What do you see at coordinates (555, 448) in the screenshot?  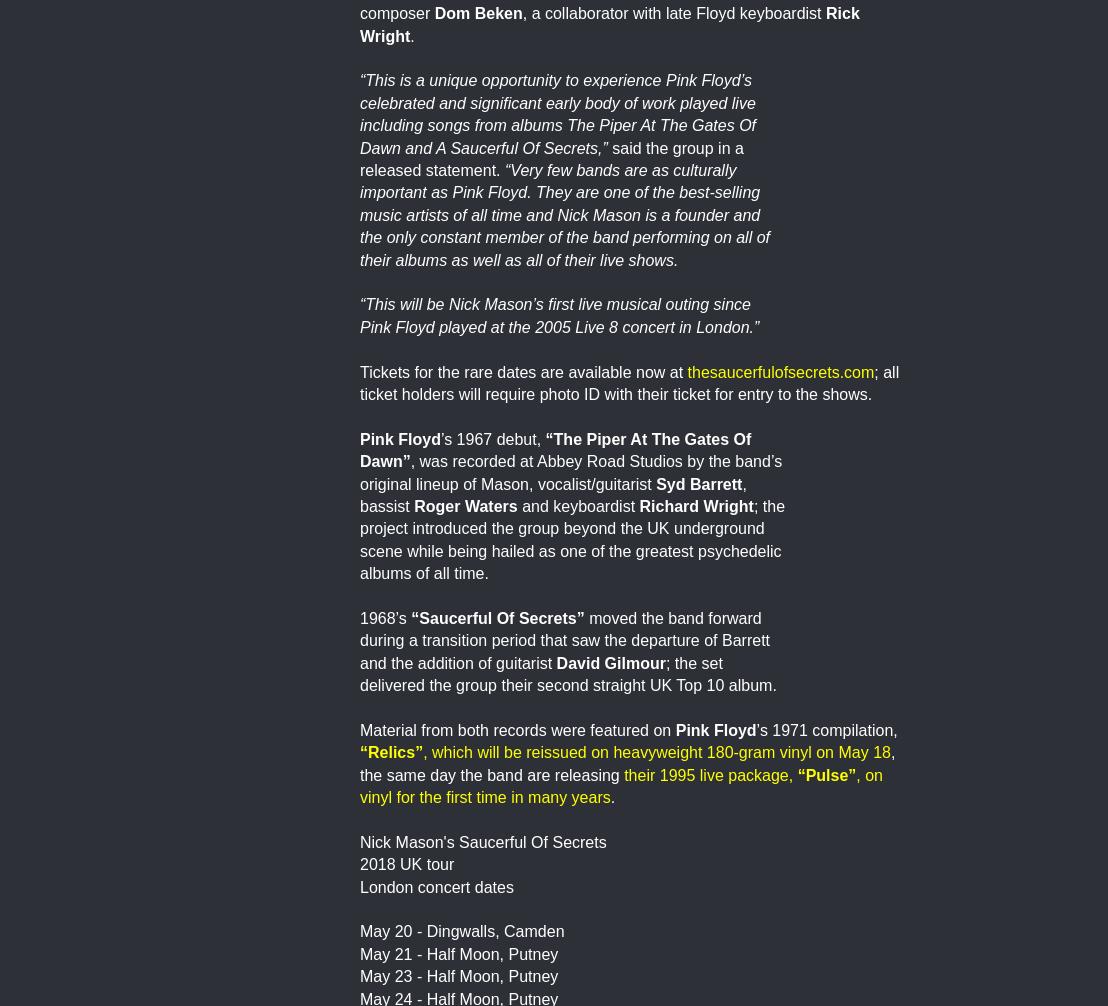 I see `'“The Piper At The Gates Of Dawn”'` at bounding box center [555, 448].